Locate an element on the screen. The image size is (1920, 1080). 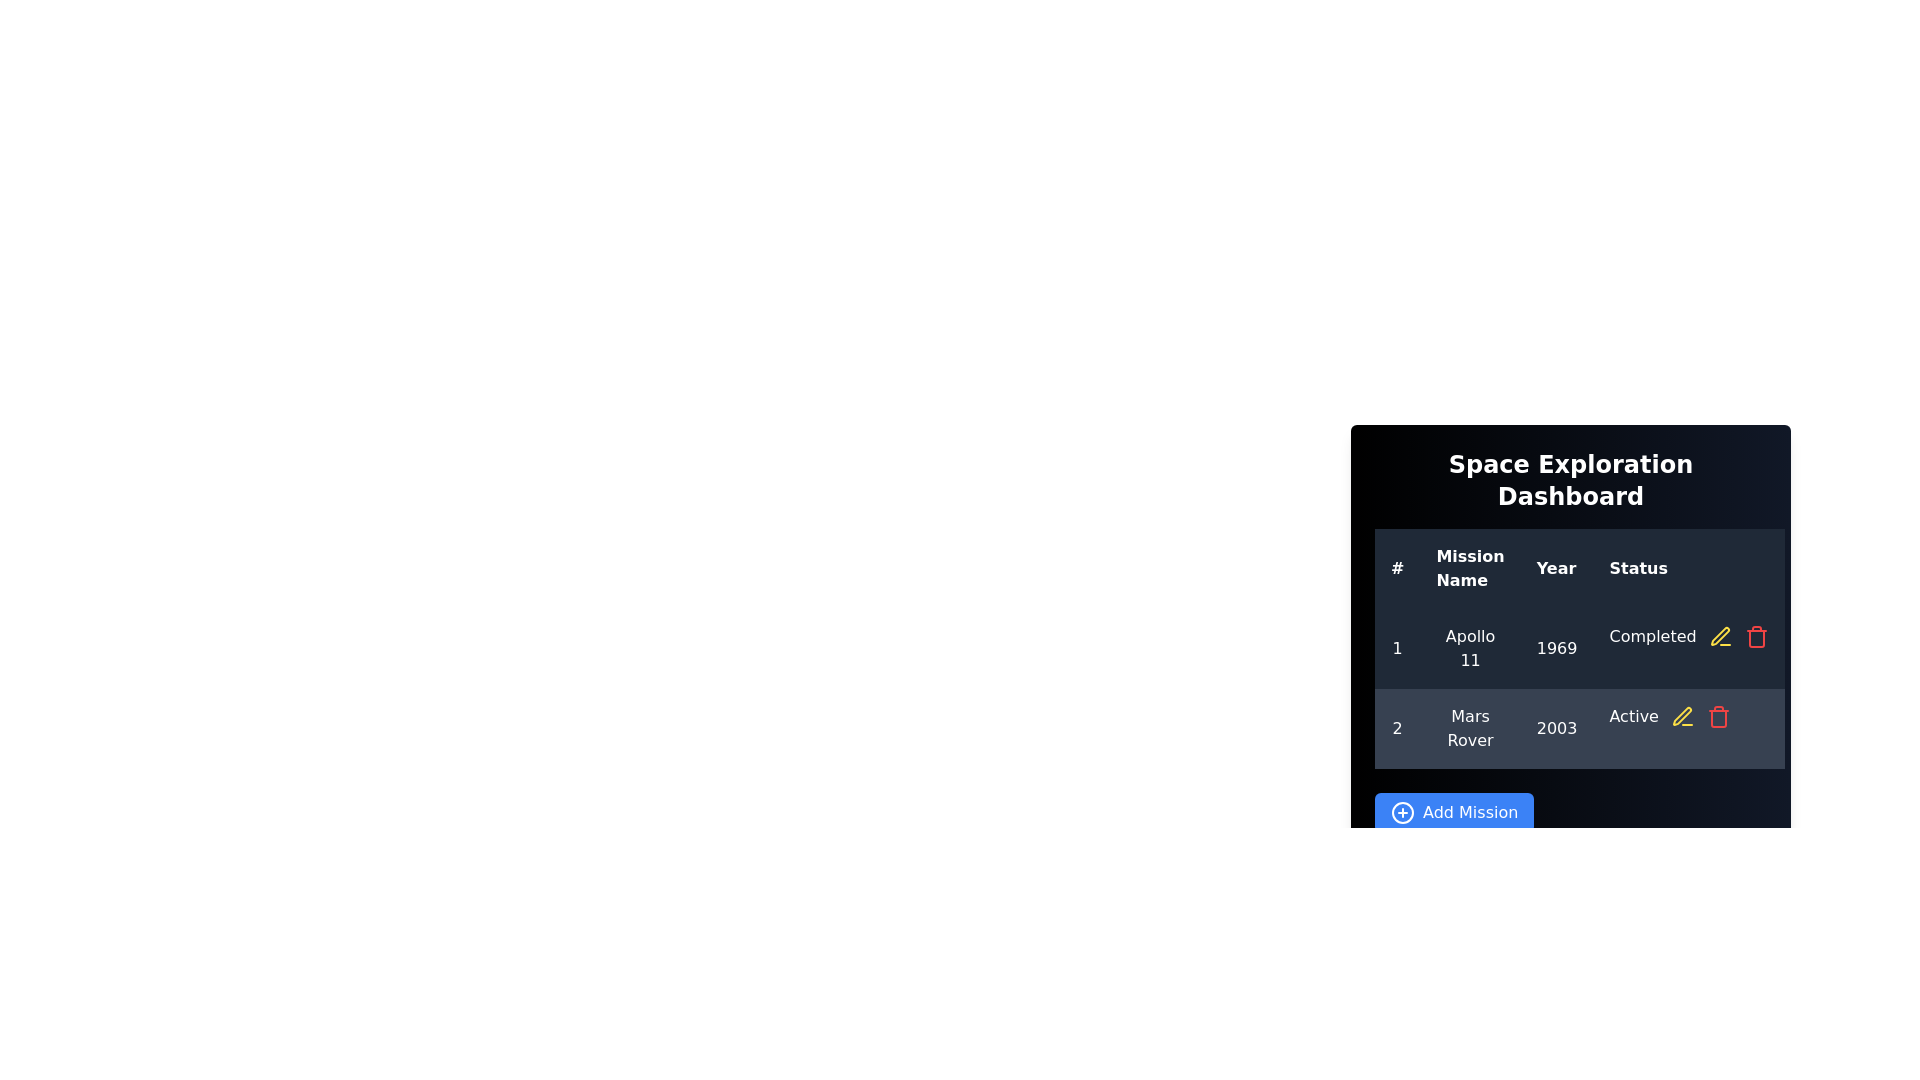
the text label displaying the year '2003' is located at coordinates (1556, 729).